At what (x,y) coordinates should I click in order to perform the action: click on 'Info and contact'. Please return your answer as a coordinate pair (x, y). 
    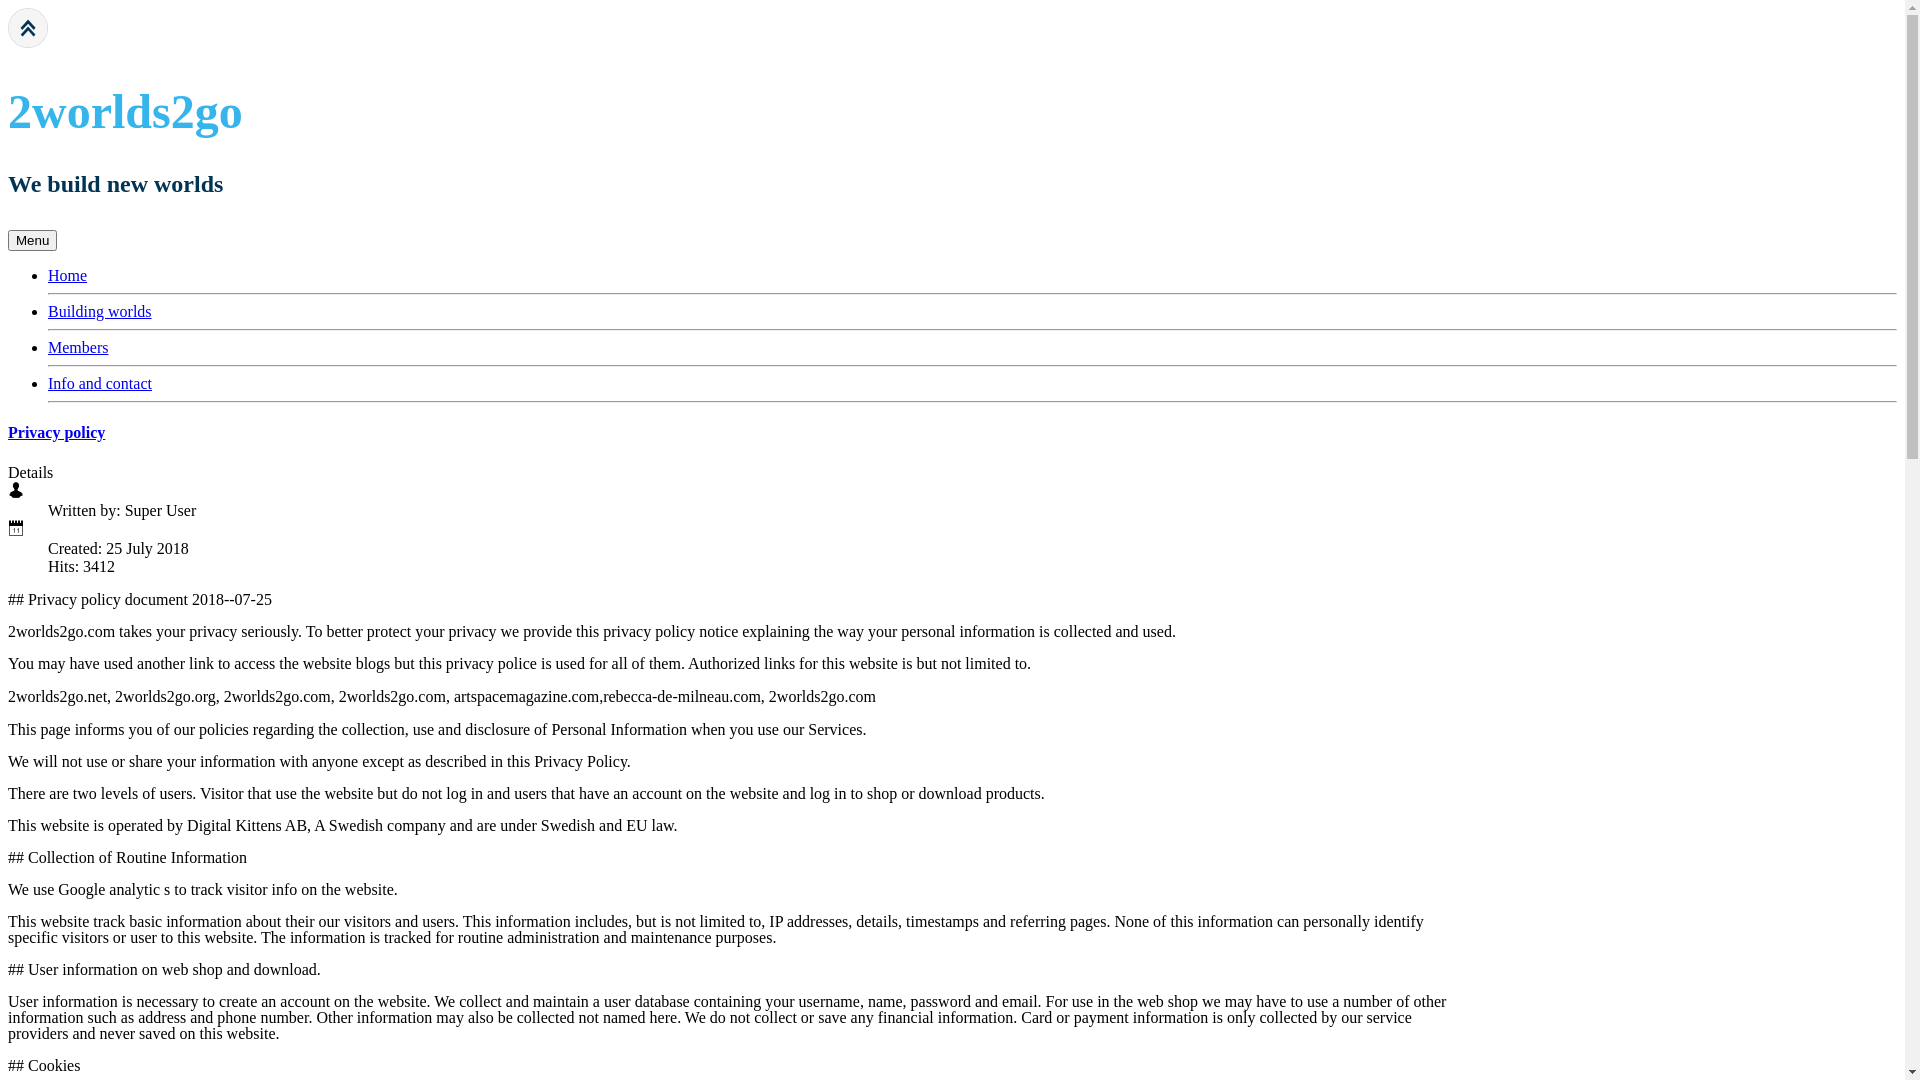
    Looking at the image, I should click on (99, 383).